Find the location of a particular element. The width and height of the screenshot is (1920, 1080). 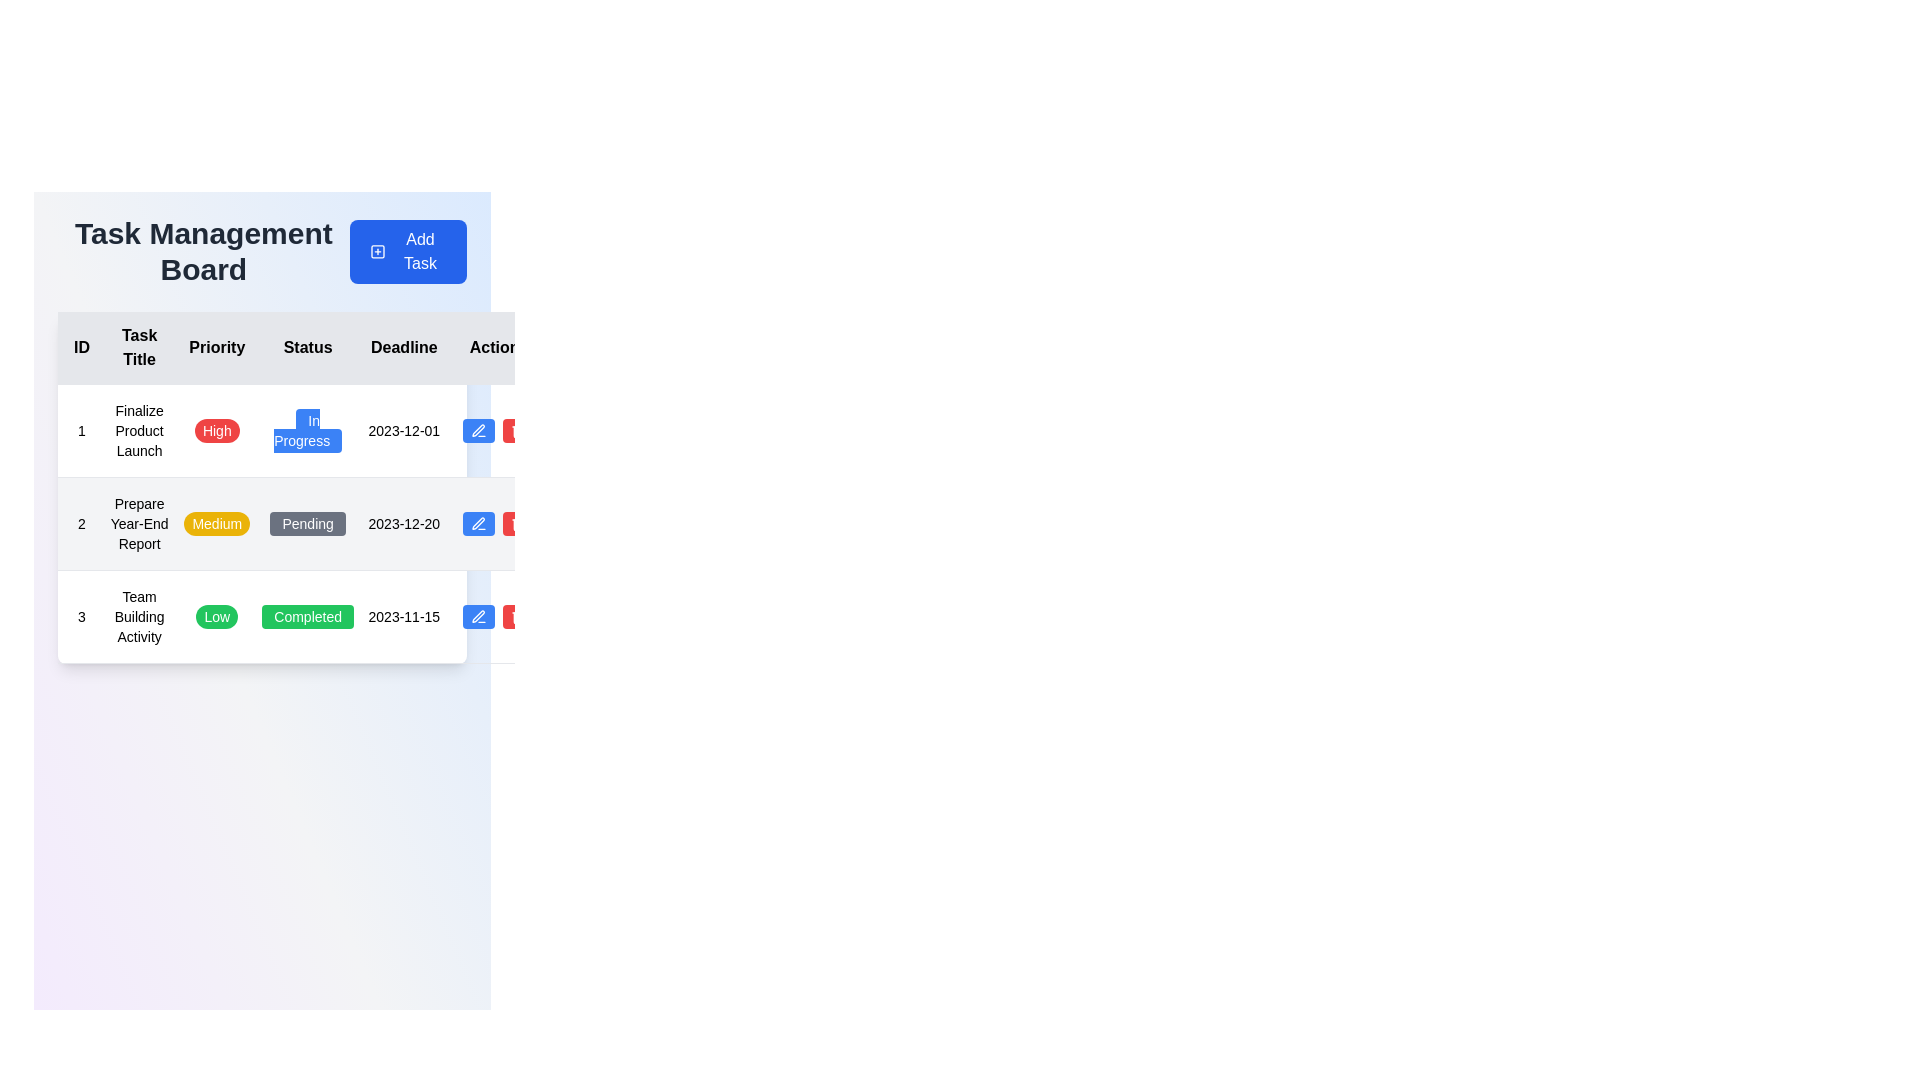

the text label displaying the number '2' in plain text, located in the leftmost column of the second row within a task tracking table is located at coordinates (80, 523).